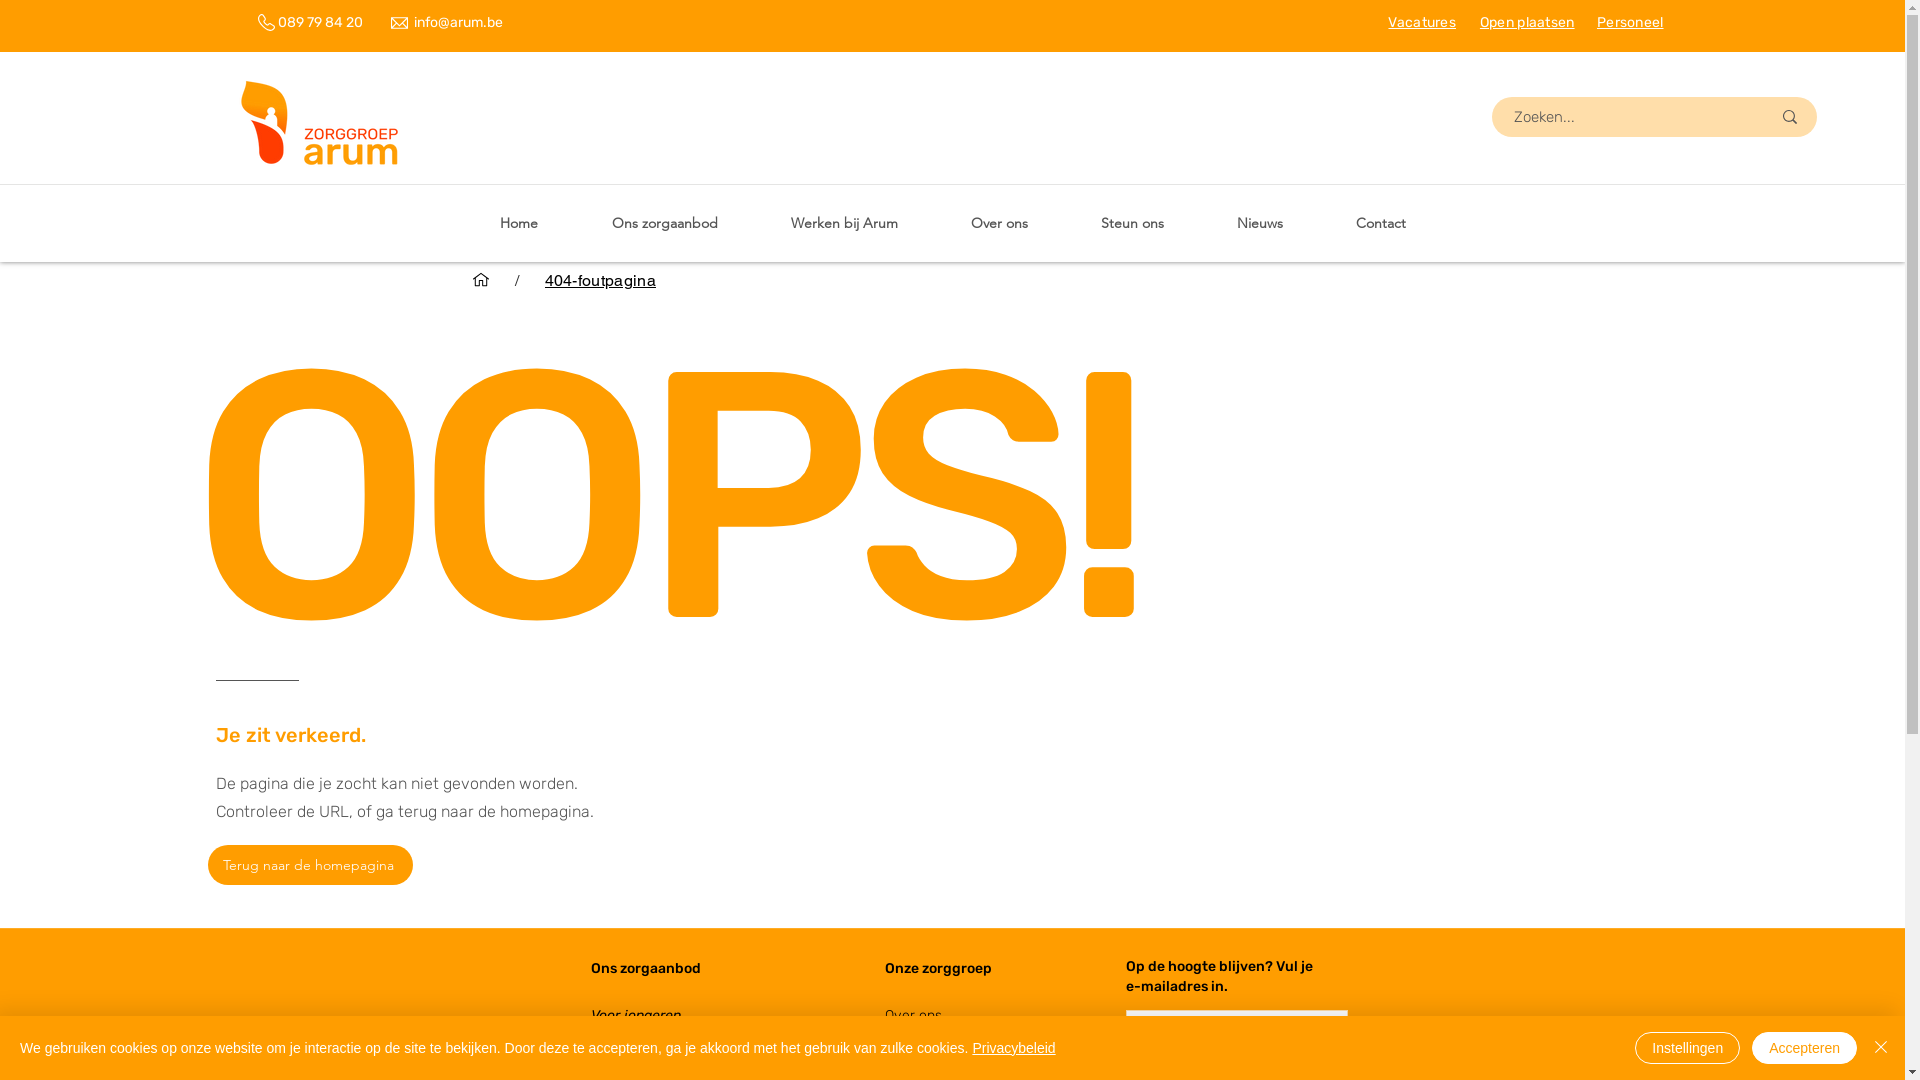  Describe the element at coordinates (277, 22) in the screenshot. I see `'089 79 84 20'` at that location.